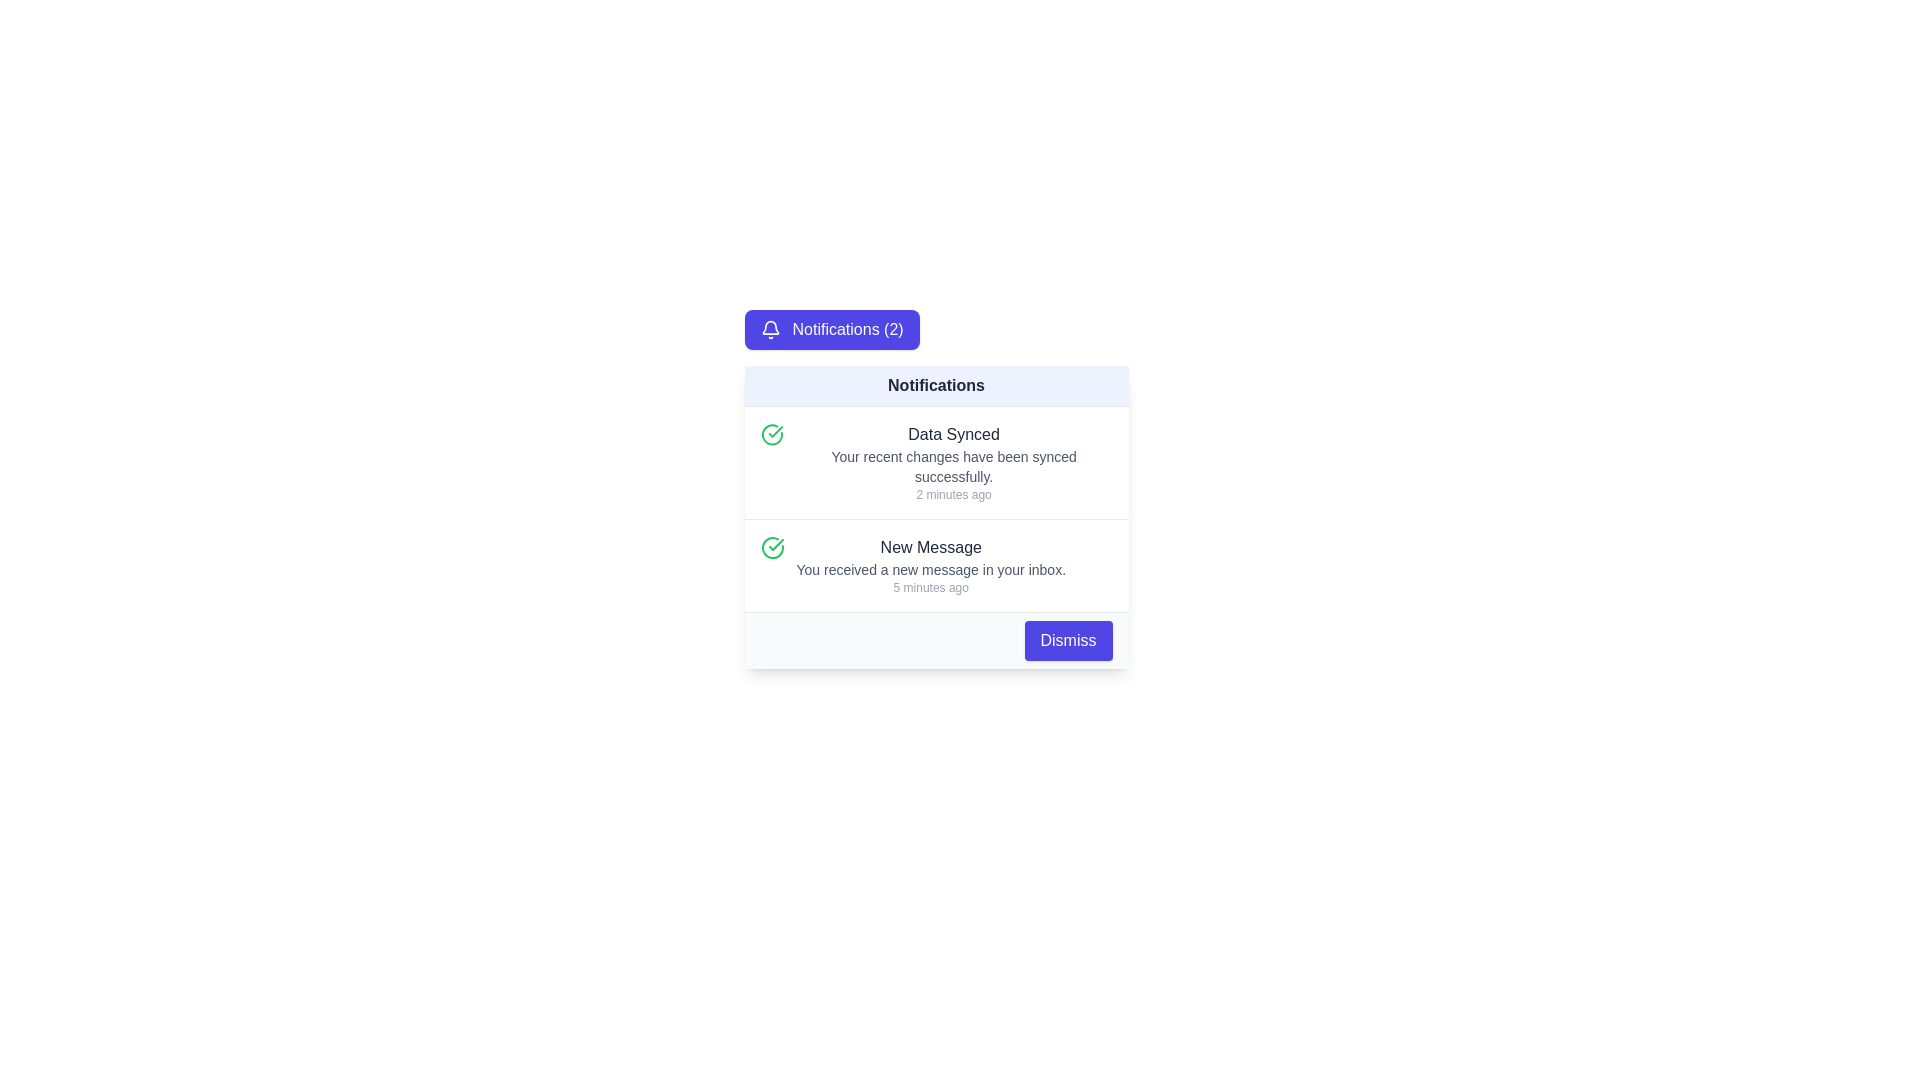 The image size is (1920, 1080). What do you see at coordinates (930, 570) in the screenshot?
I see `the text message 'You received a new message in your inbox.' located in the lower part of the 'New Message' notification block` at bounding box center [930, 570].